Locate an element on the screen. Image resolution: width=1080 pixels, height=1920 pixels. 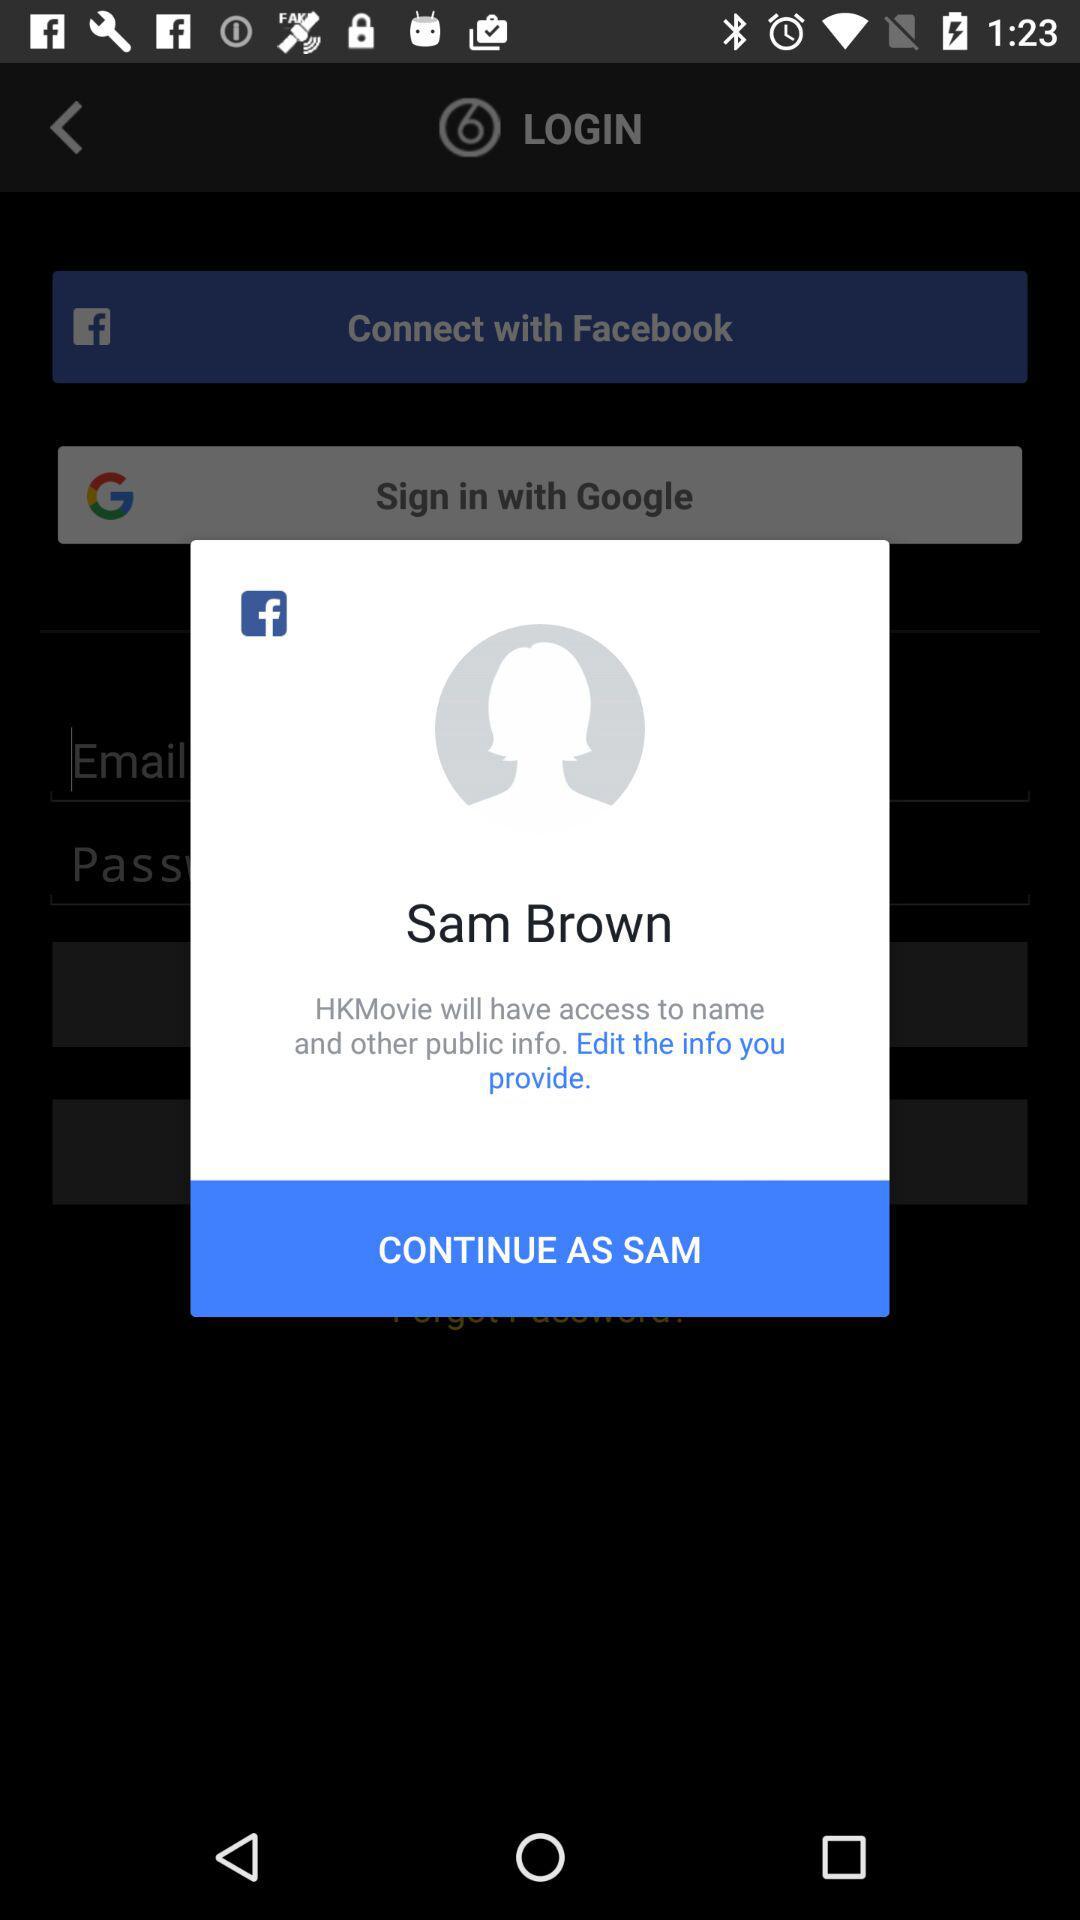
the hkmovie will have item is located at coordinates (540, 1041).